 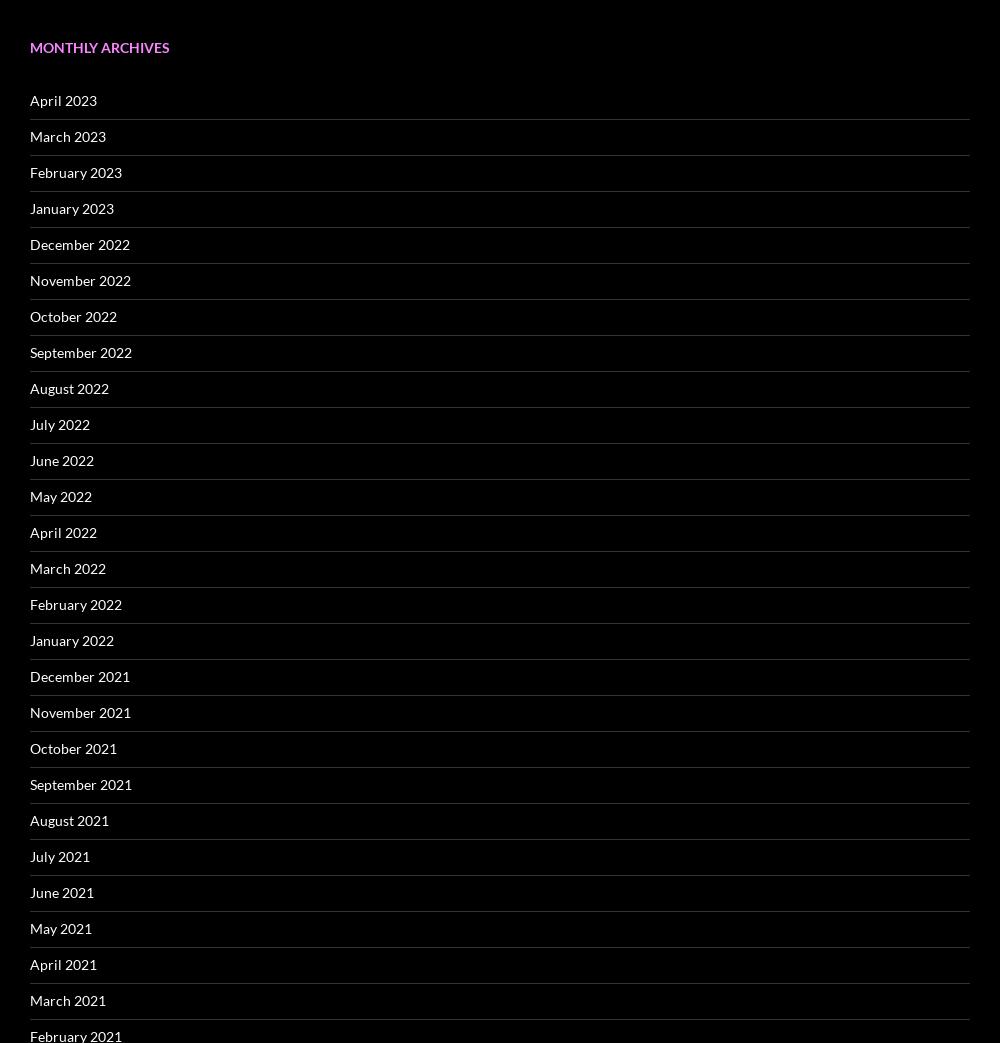 I want to click on 'July 2021', so click(x=60, y=856).